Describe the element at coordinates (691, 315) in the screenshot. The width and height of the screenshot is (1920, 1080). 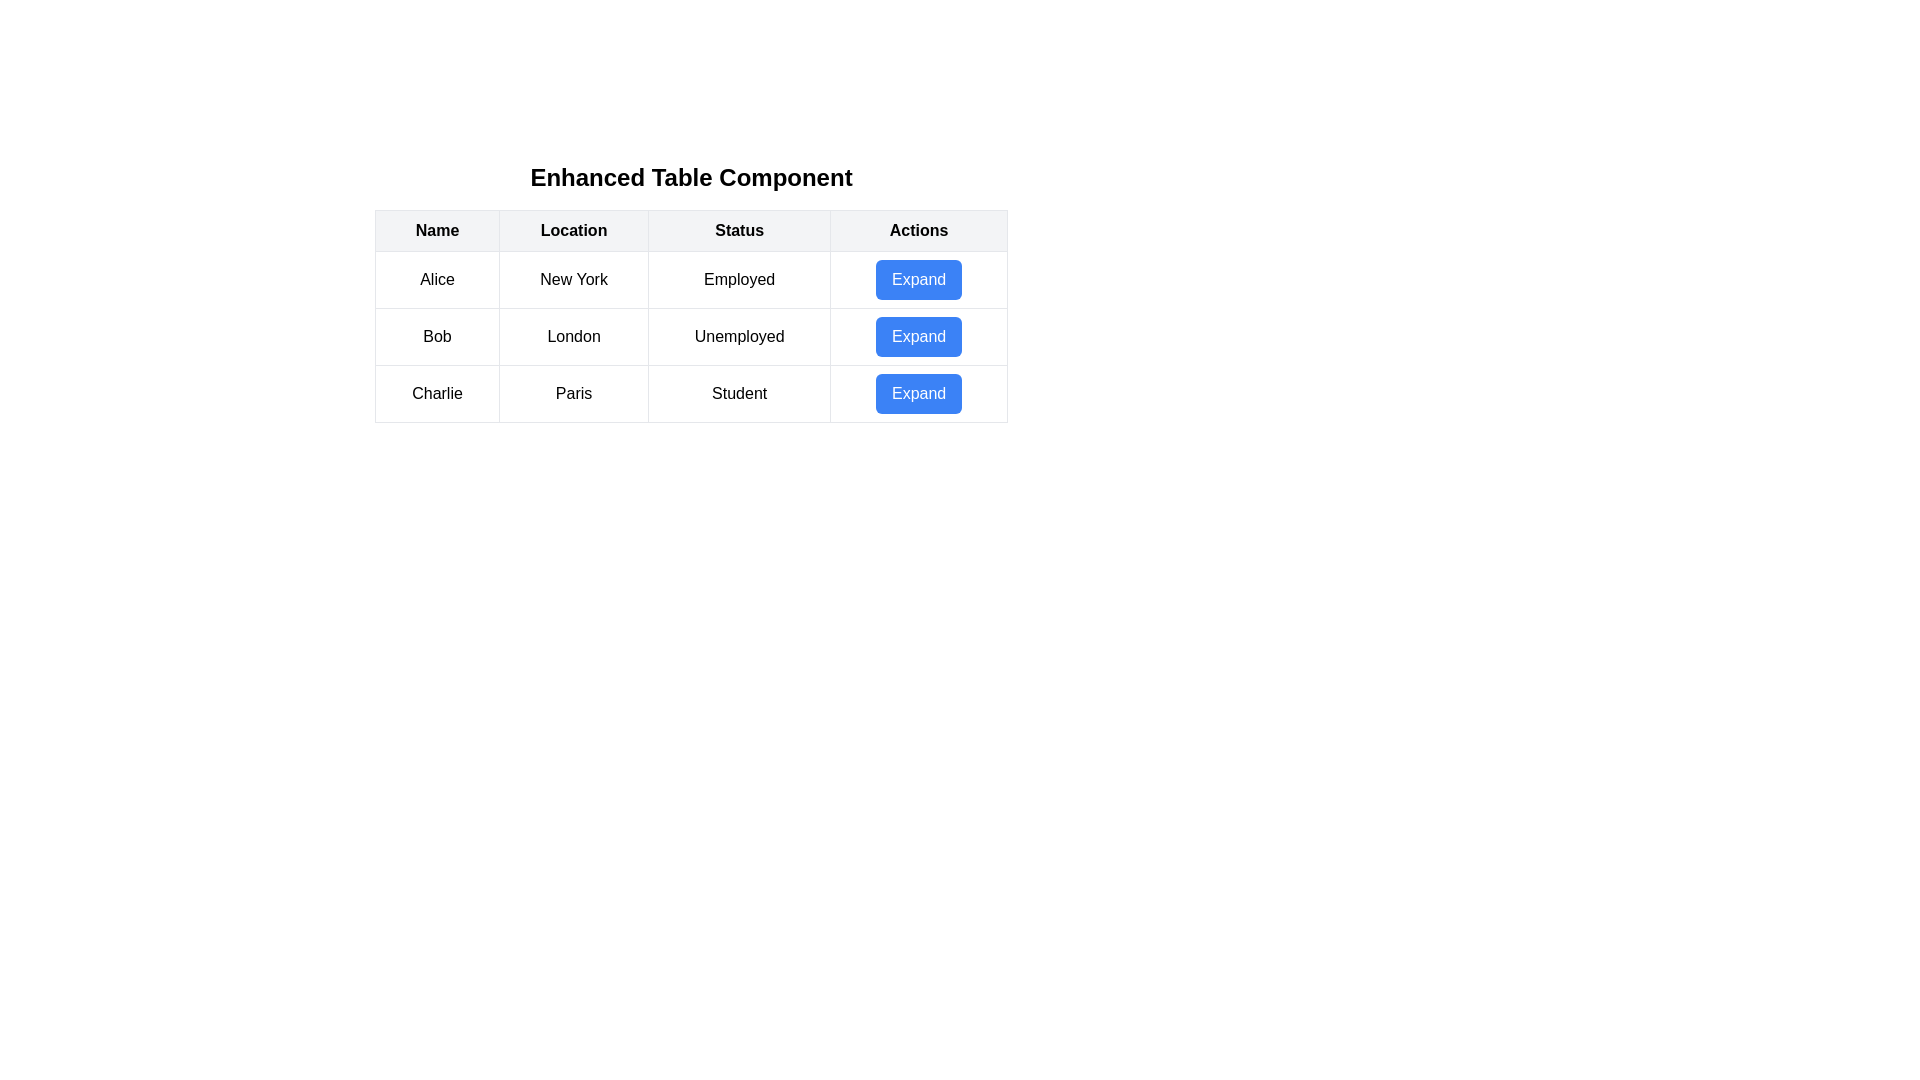
I see `the table cell displaying the employment status of 'Bob' in the second row under the 'Status' column` at that location.